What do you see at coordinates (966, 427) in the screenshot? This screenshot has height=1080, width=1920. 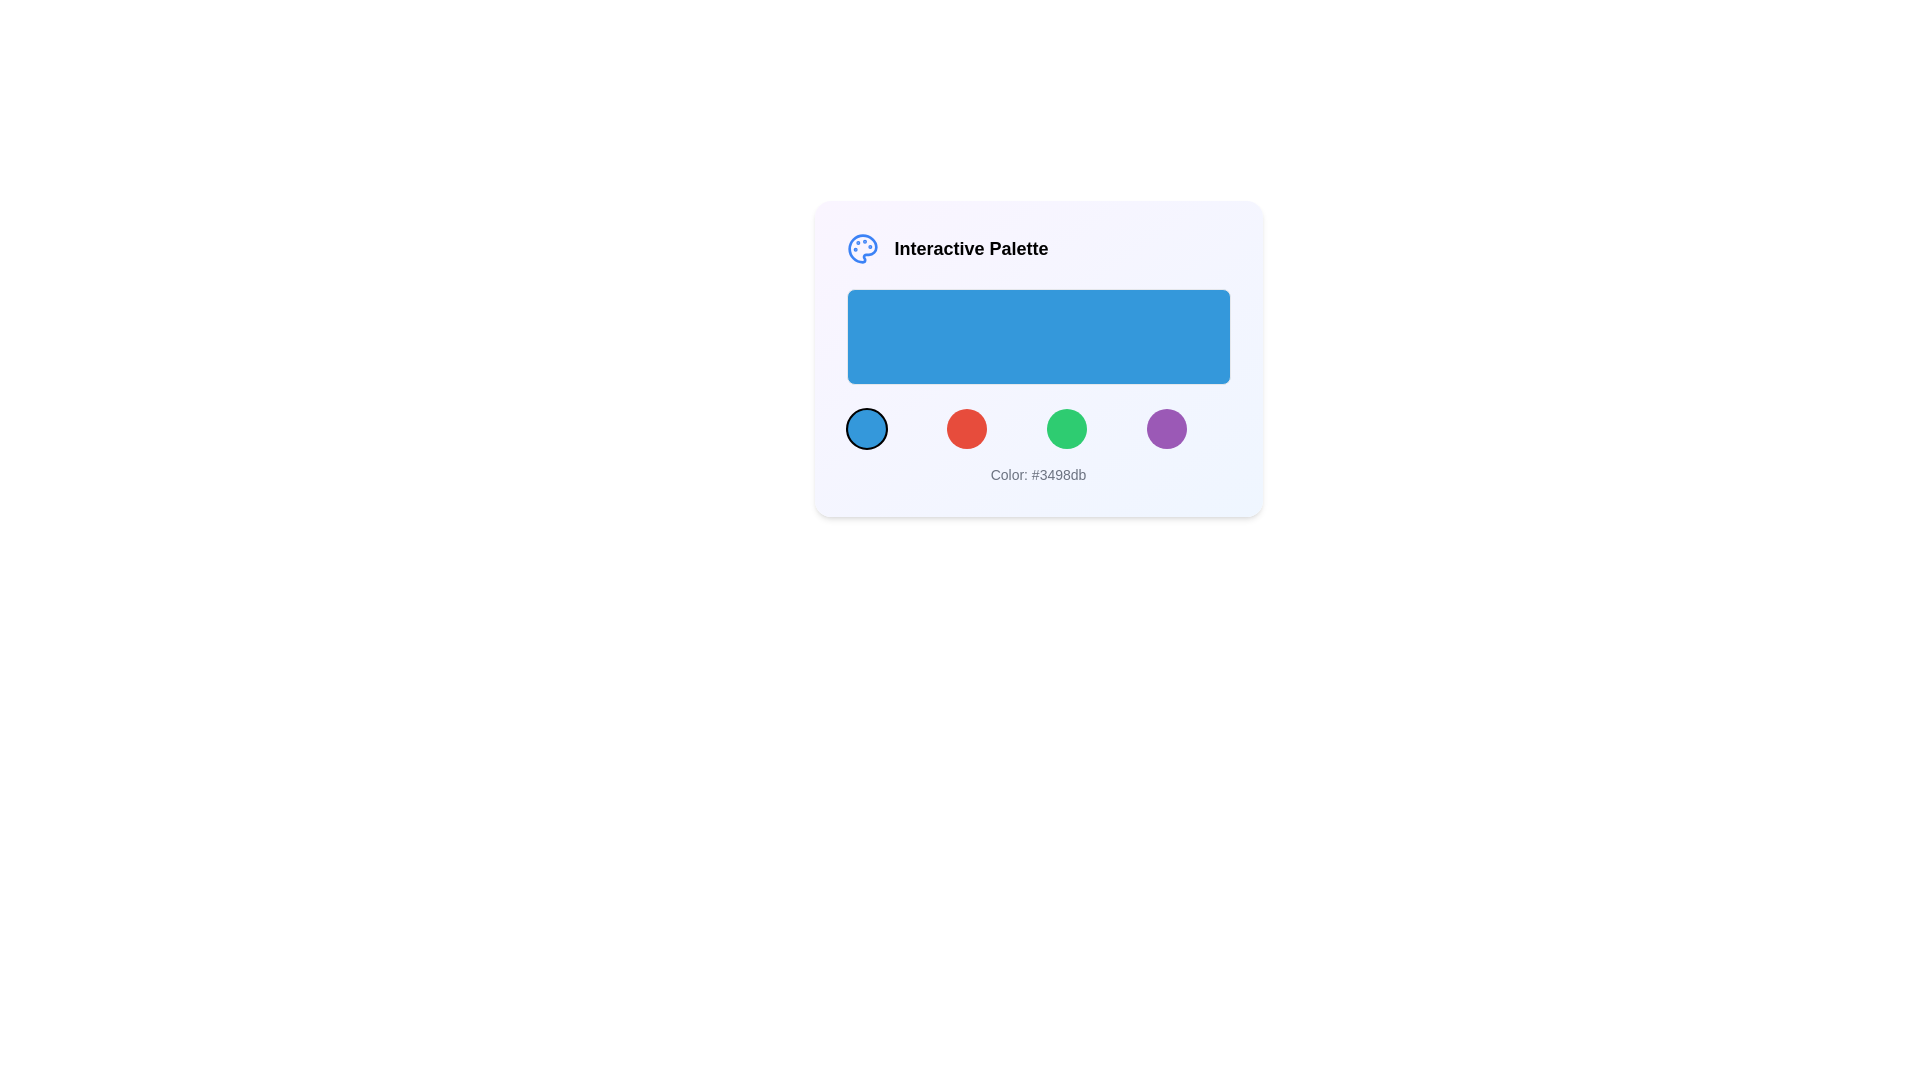 I see `the second circular button representing the red color in the color palette` at bounding box center [966, 427].